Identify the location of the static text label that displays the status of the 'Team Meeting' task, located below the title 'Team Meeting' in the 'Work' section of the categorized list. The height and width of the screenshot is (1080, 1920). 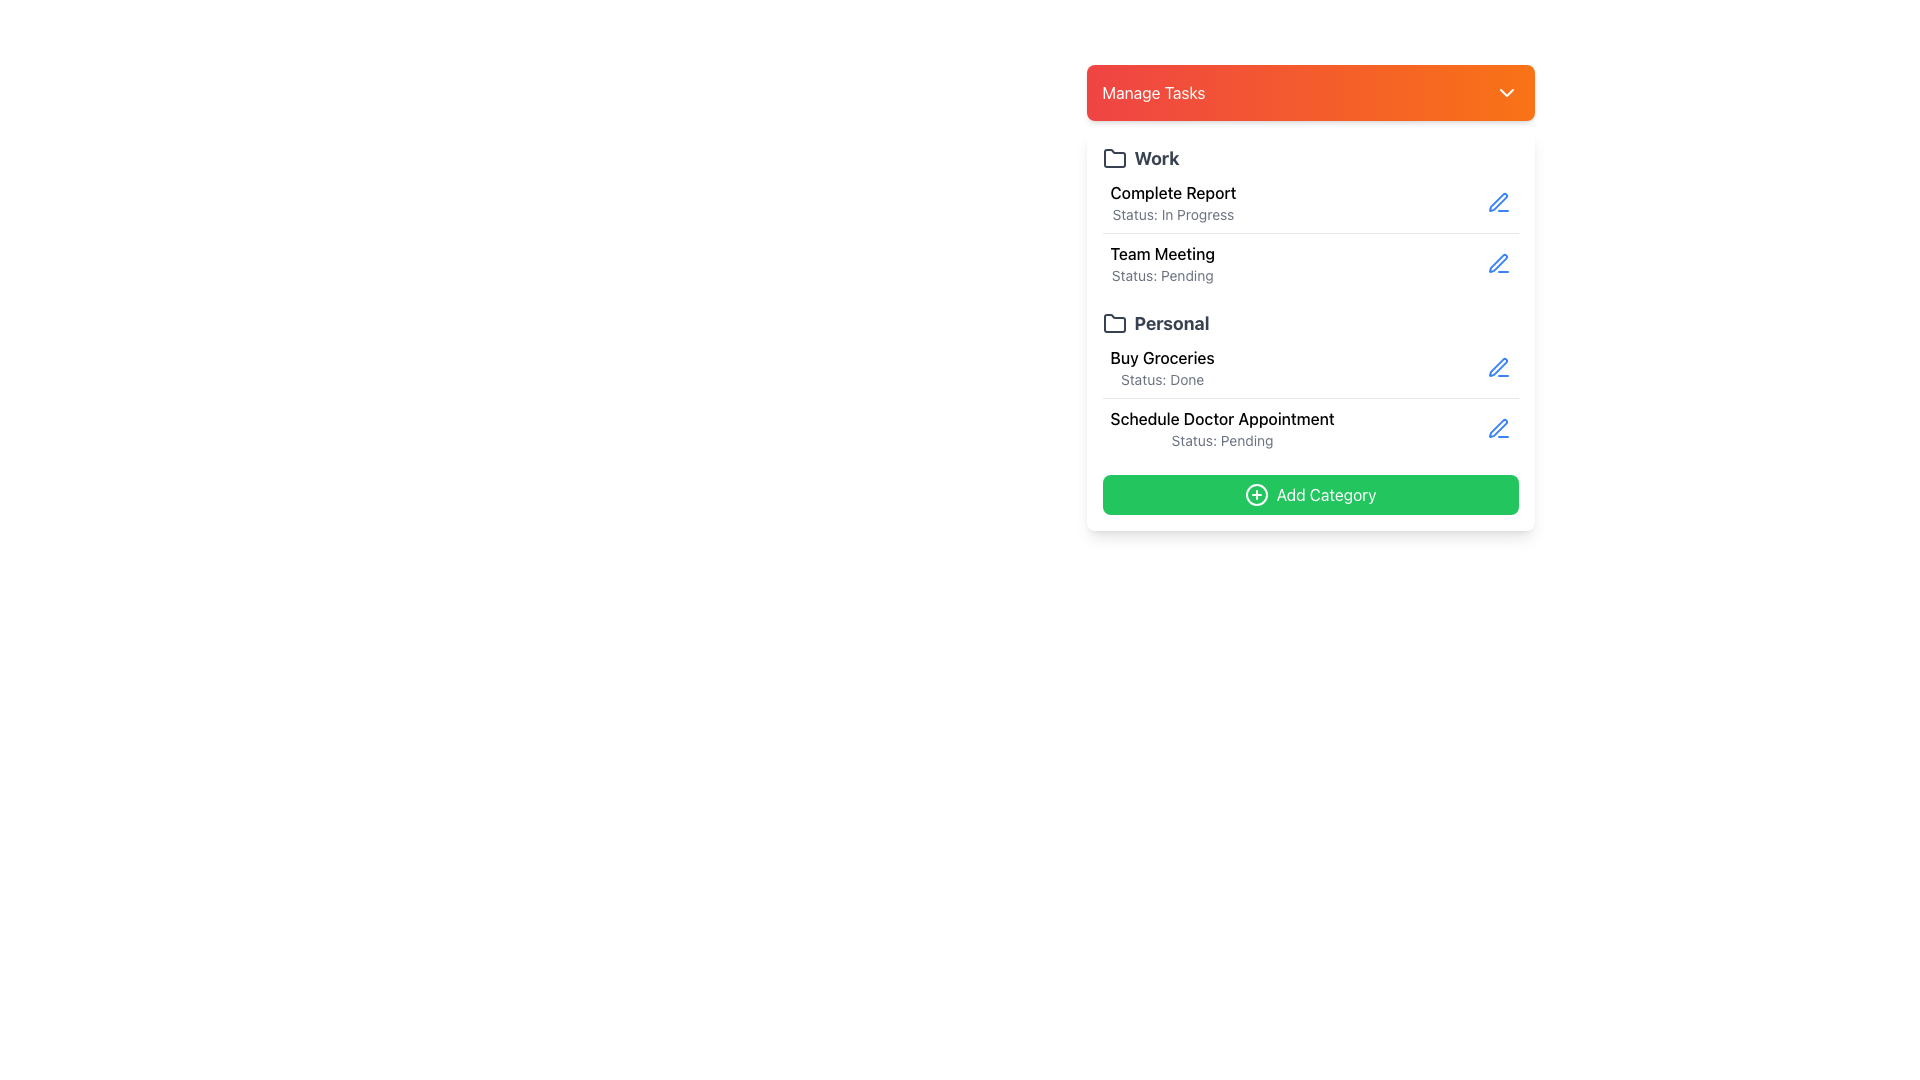
(1162, 276).